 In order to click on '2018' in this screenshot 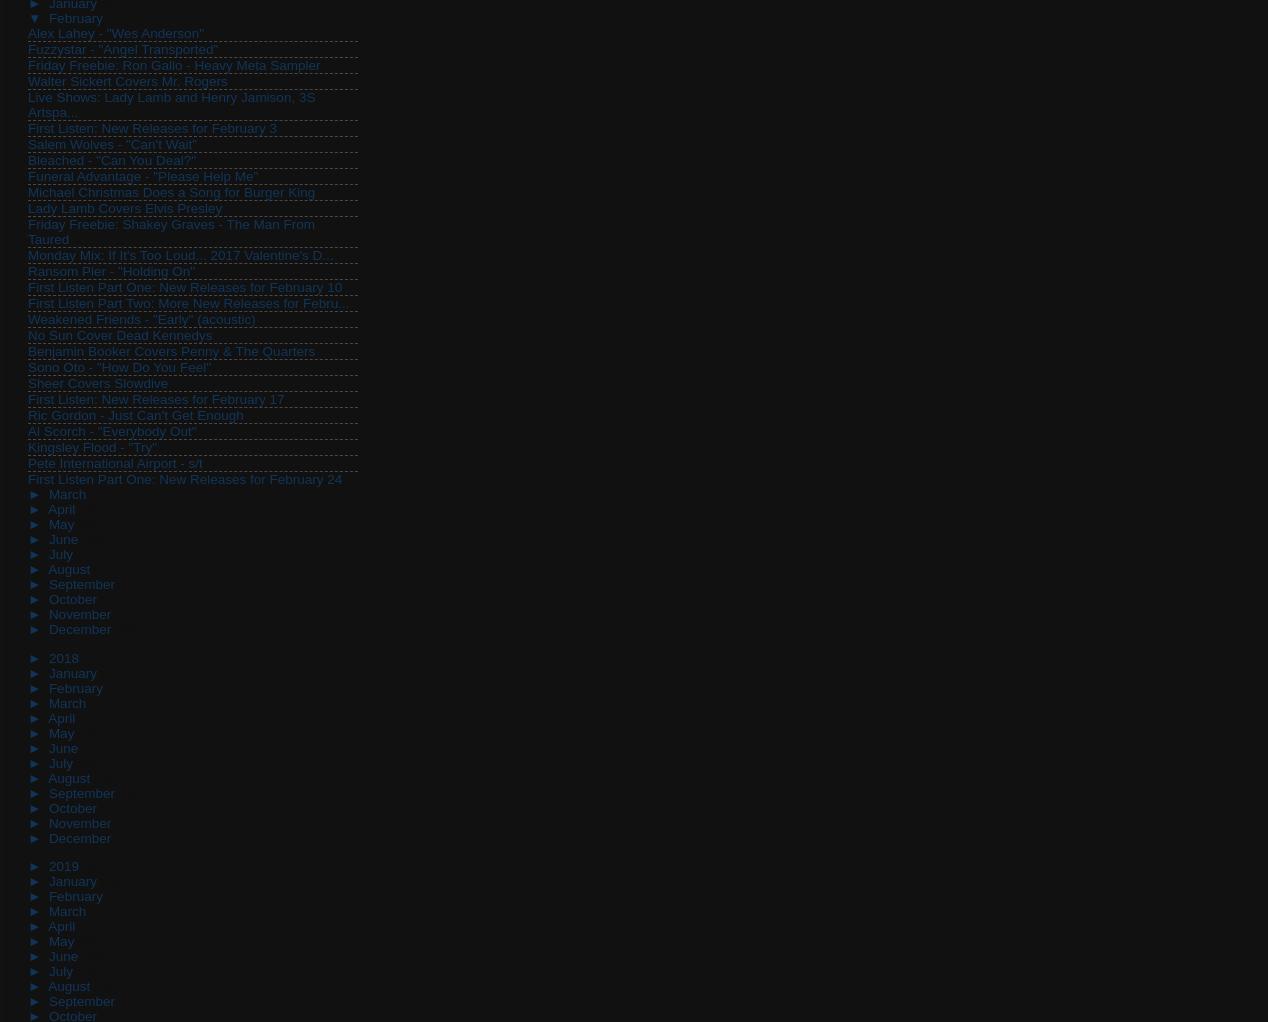, I will do `click(64, 657)`.